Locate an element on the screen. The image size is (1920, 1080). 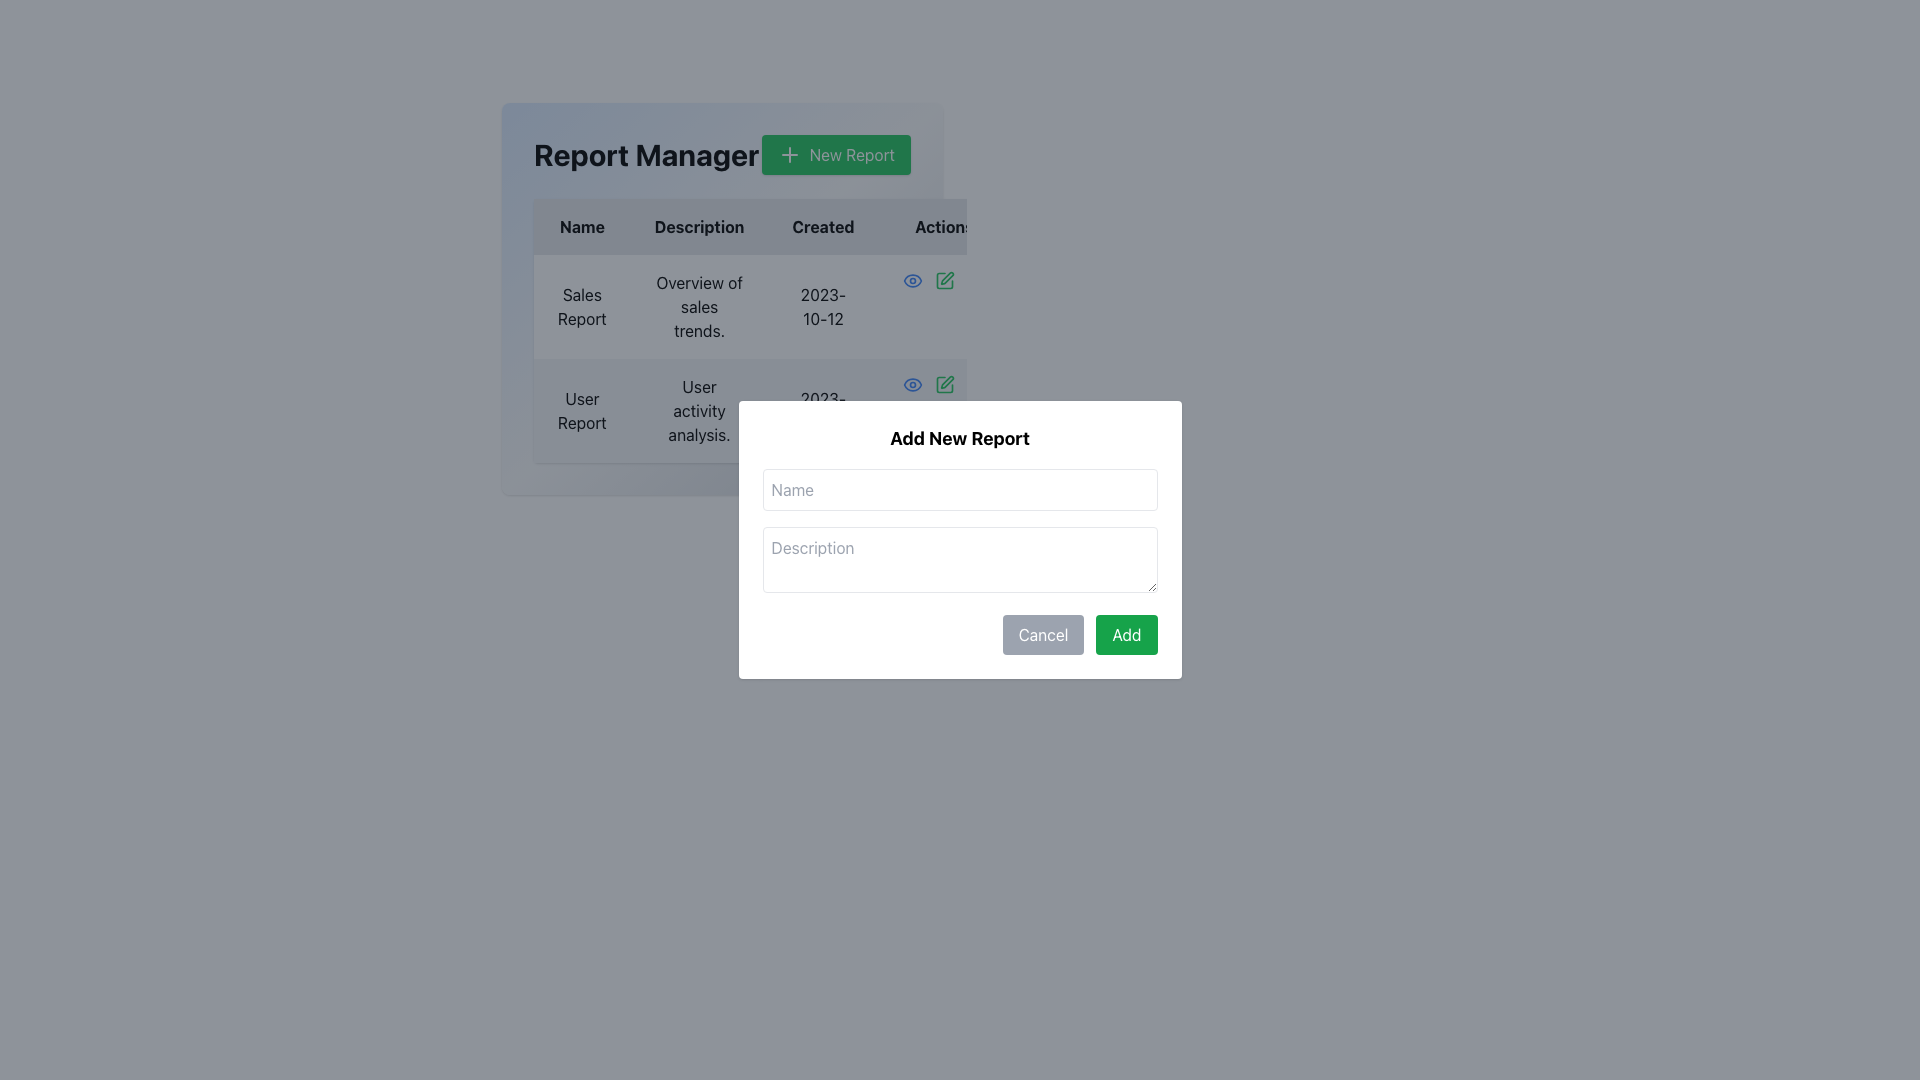
the delete button located in the last cell of the 'Actions' column for the 'Sales Report' entry to initiate the deletion process is located at coordinates (976, 281).